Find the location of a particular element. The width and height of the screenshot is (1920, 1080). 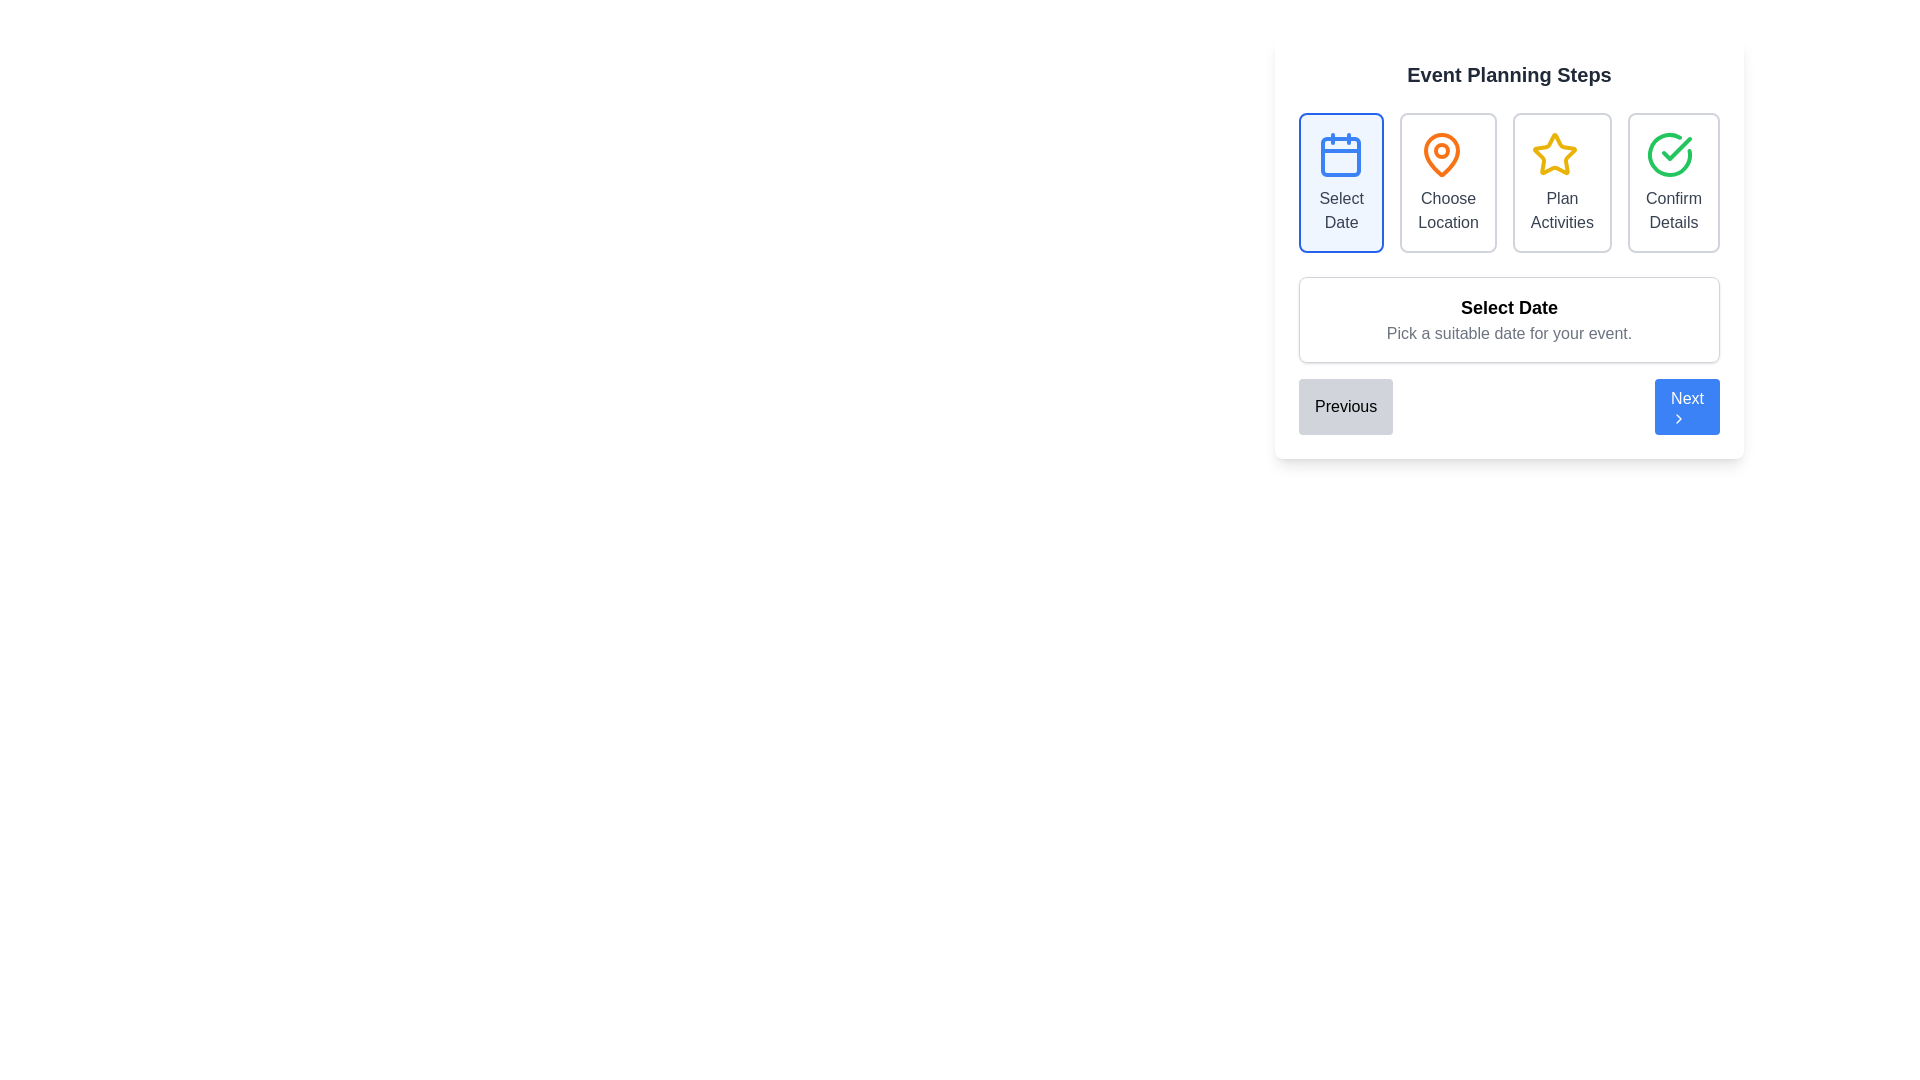

the 'Select Date' icon, which is the first icon in the event planning workflow step indicators, located at the top-left of the modal box is located at coordinates (1340, 153).